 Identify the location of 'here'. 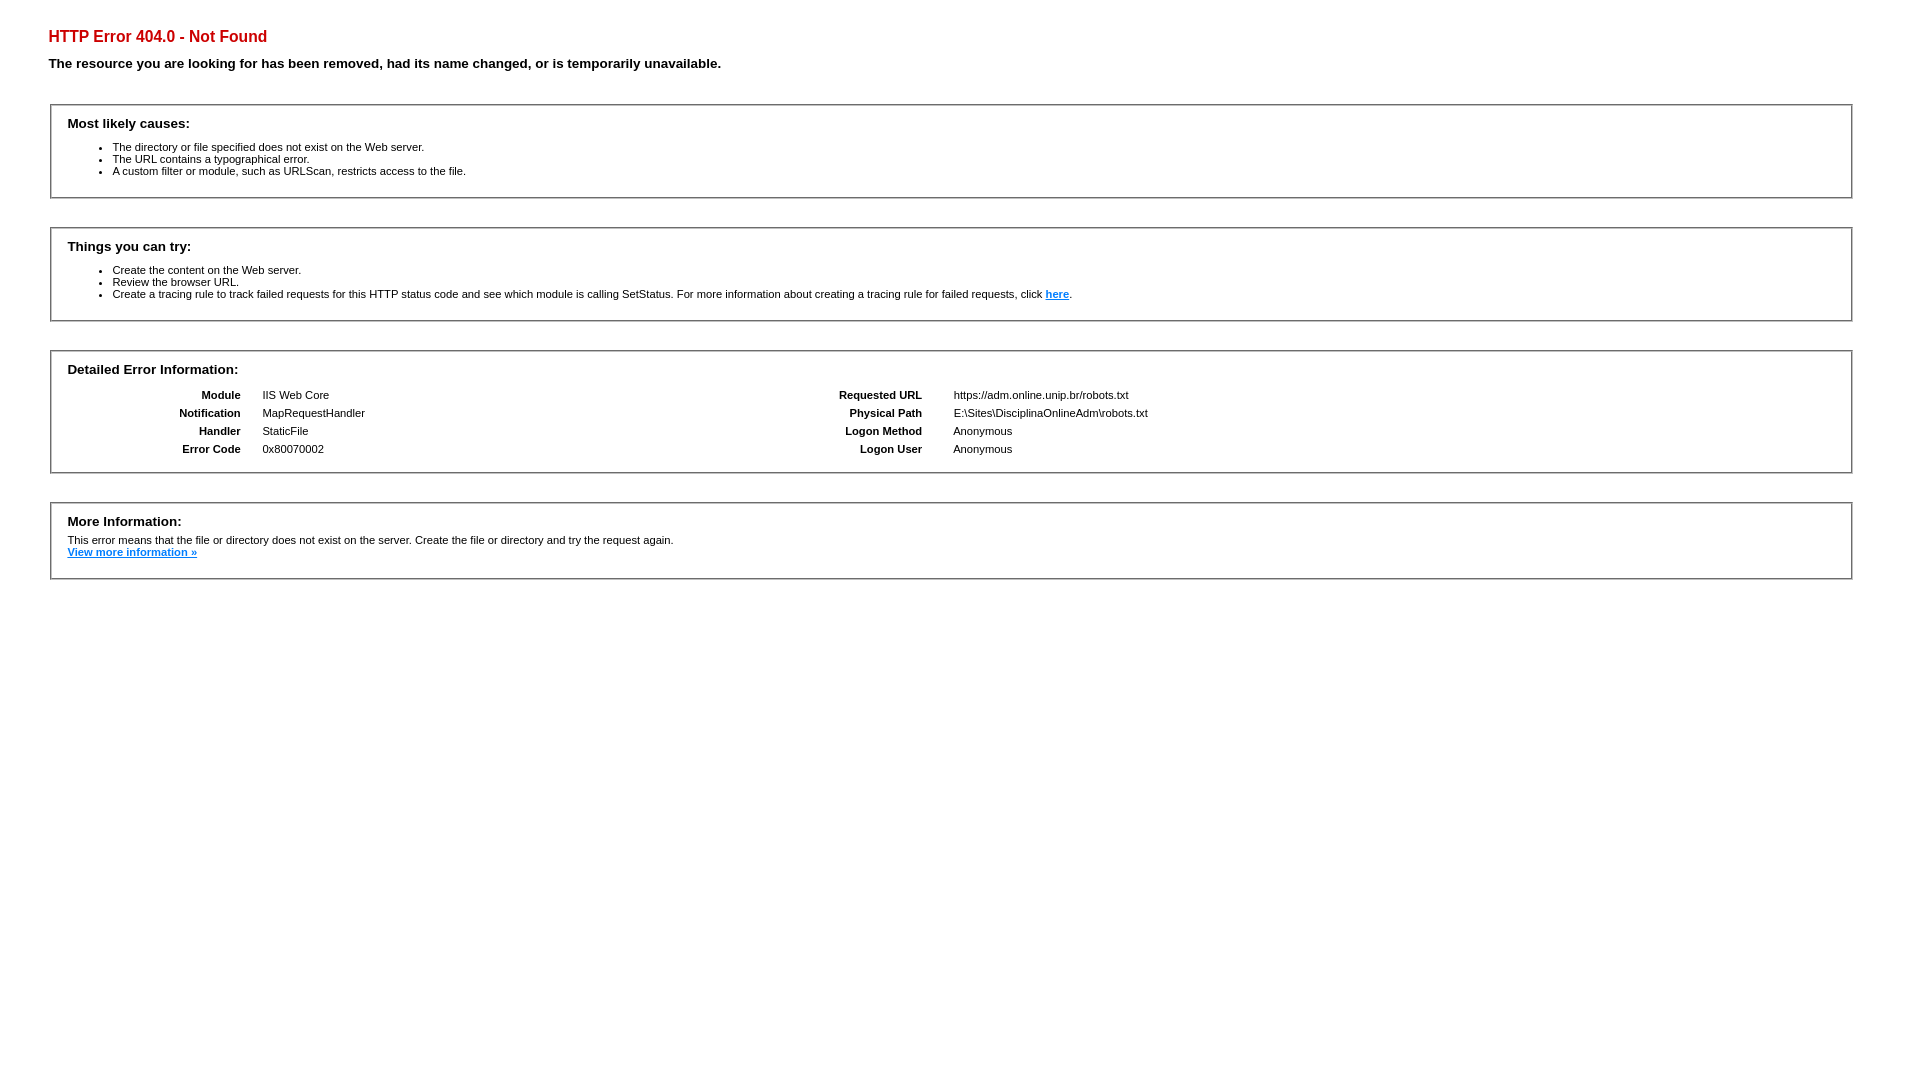
(1056, 293).